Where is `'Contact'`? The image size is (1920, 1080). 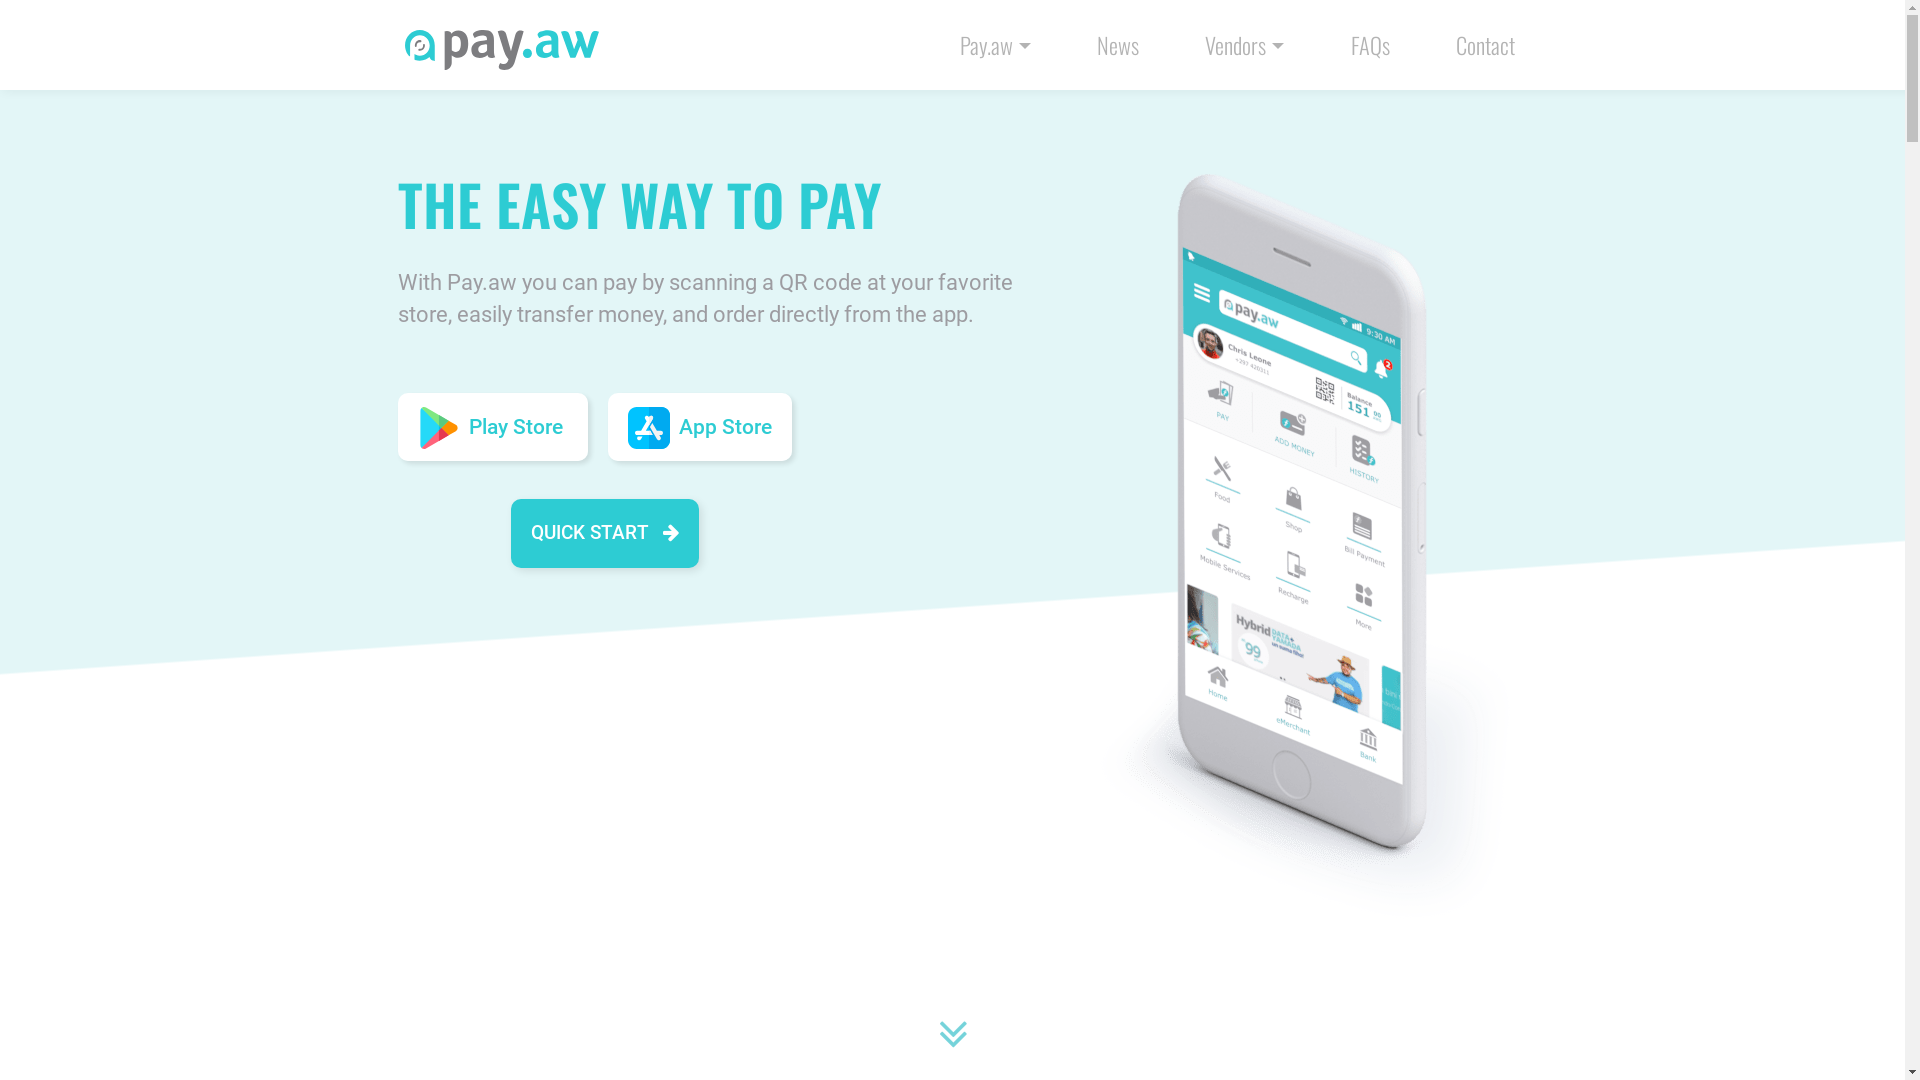 'Contact' is located at coordinates (1485, 44).